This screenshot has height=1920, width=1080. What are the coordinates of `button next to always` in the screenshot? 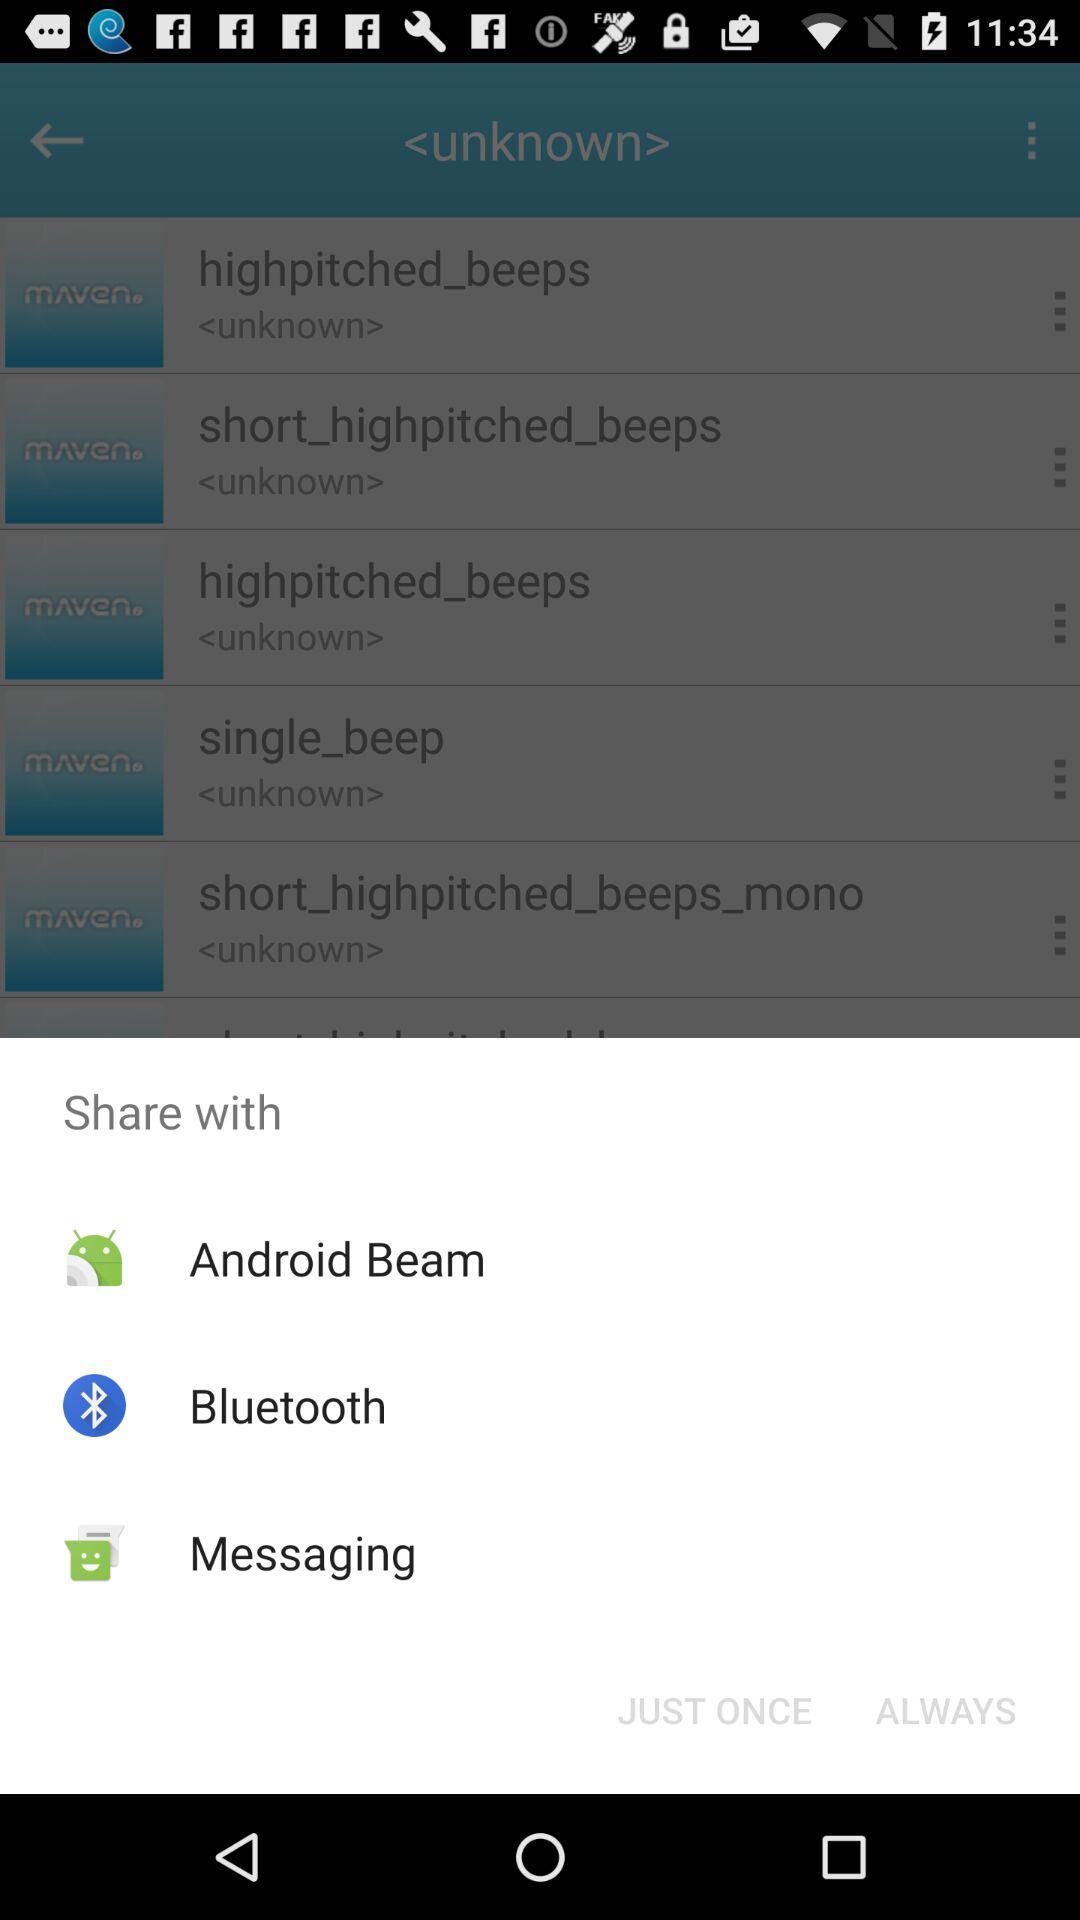 It's located at (713, 1708).